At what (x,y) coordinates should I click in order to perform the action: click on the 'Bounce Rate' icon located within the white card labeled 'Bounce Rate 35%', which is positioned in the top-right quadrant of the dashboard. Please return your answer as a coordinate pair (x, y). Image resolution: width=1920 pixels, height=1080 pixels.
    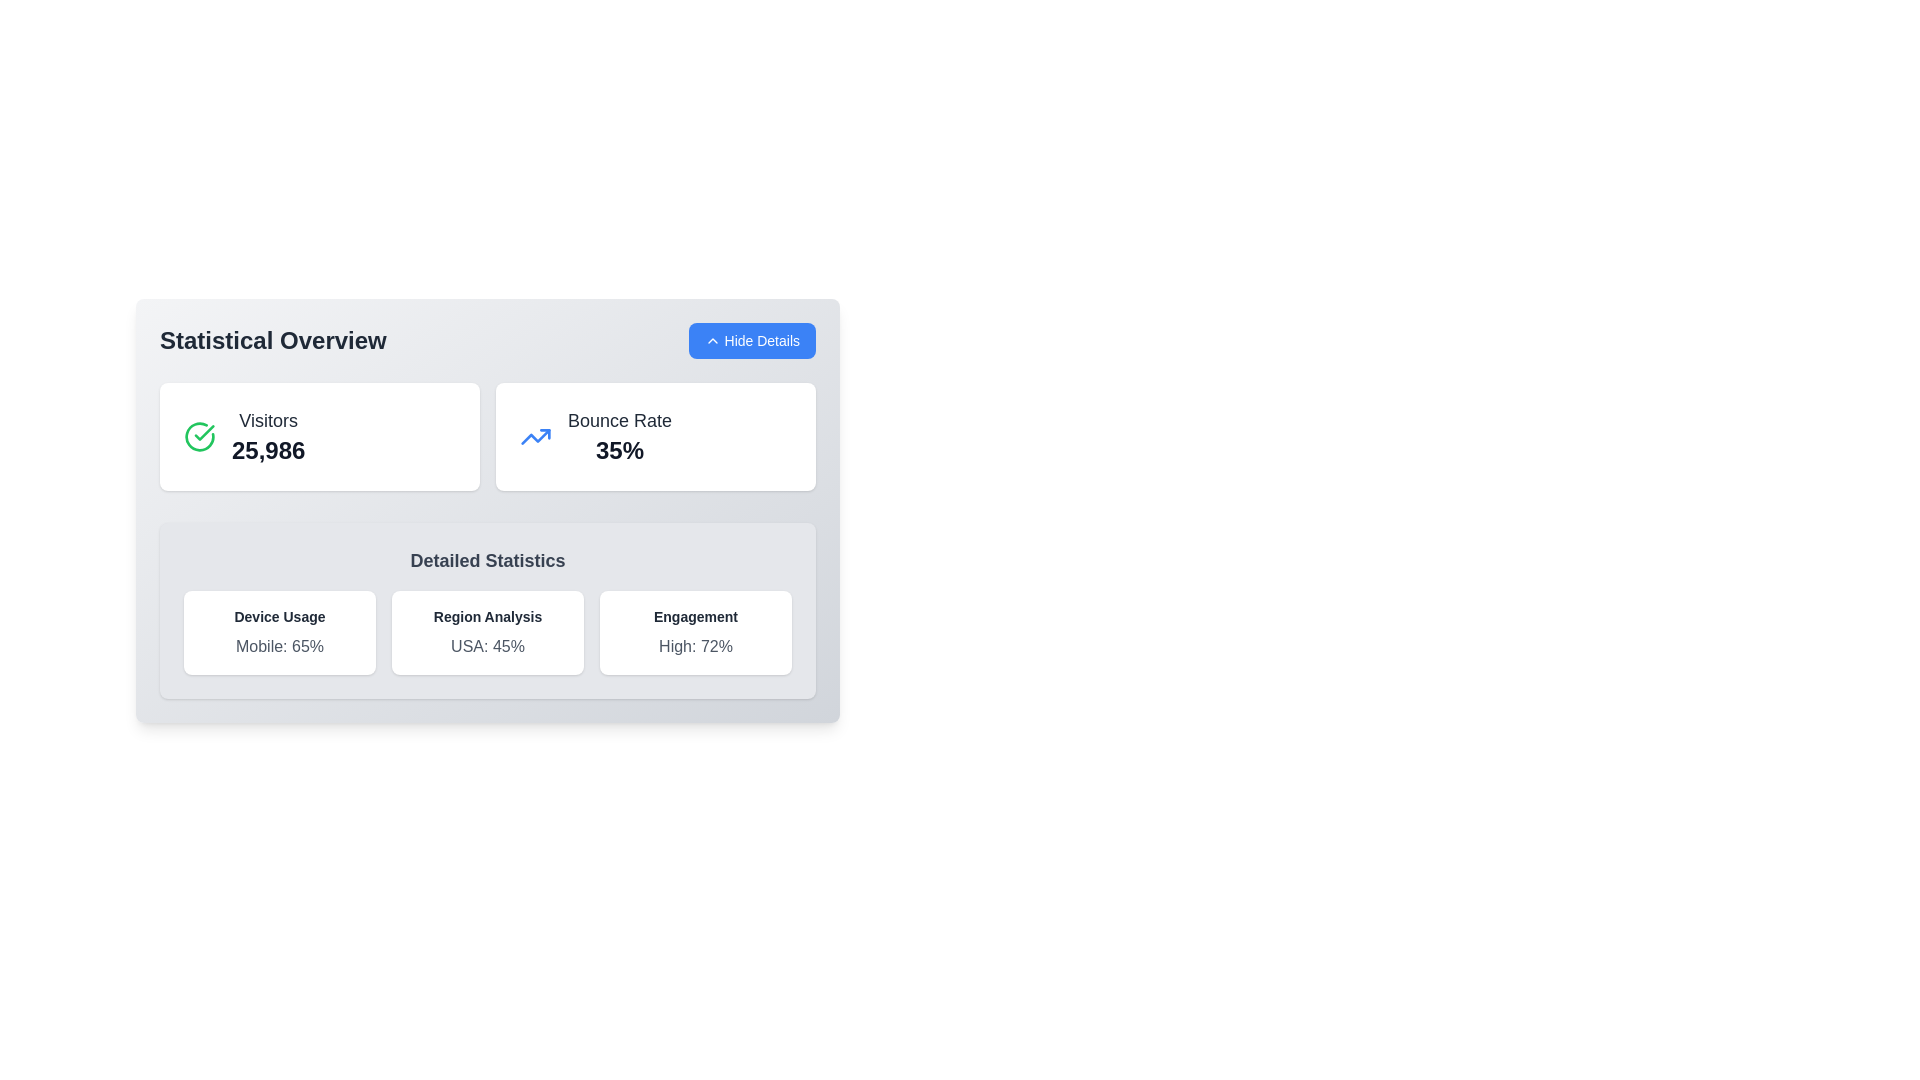
    Looking at the image, I should click on (536, 435).